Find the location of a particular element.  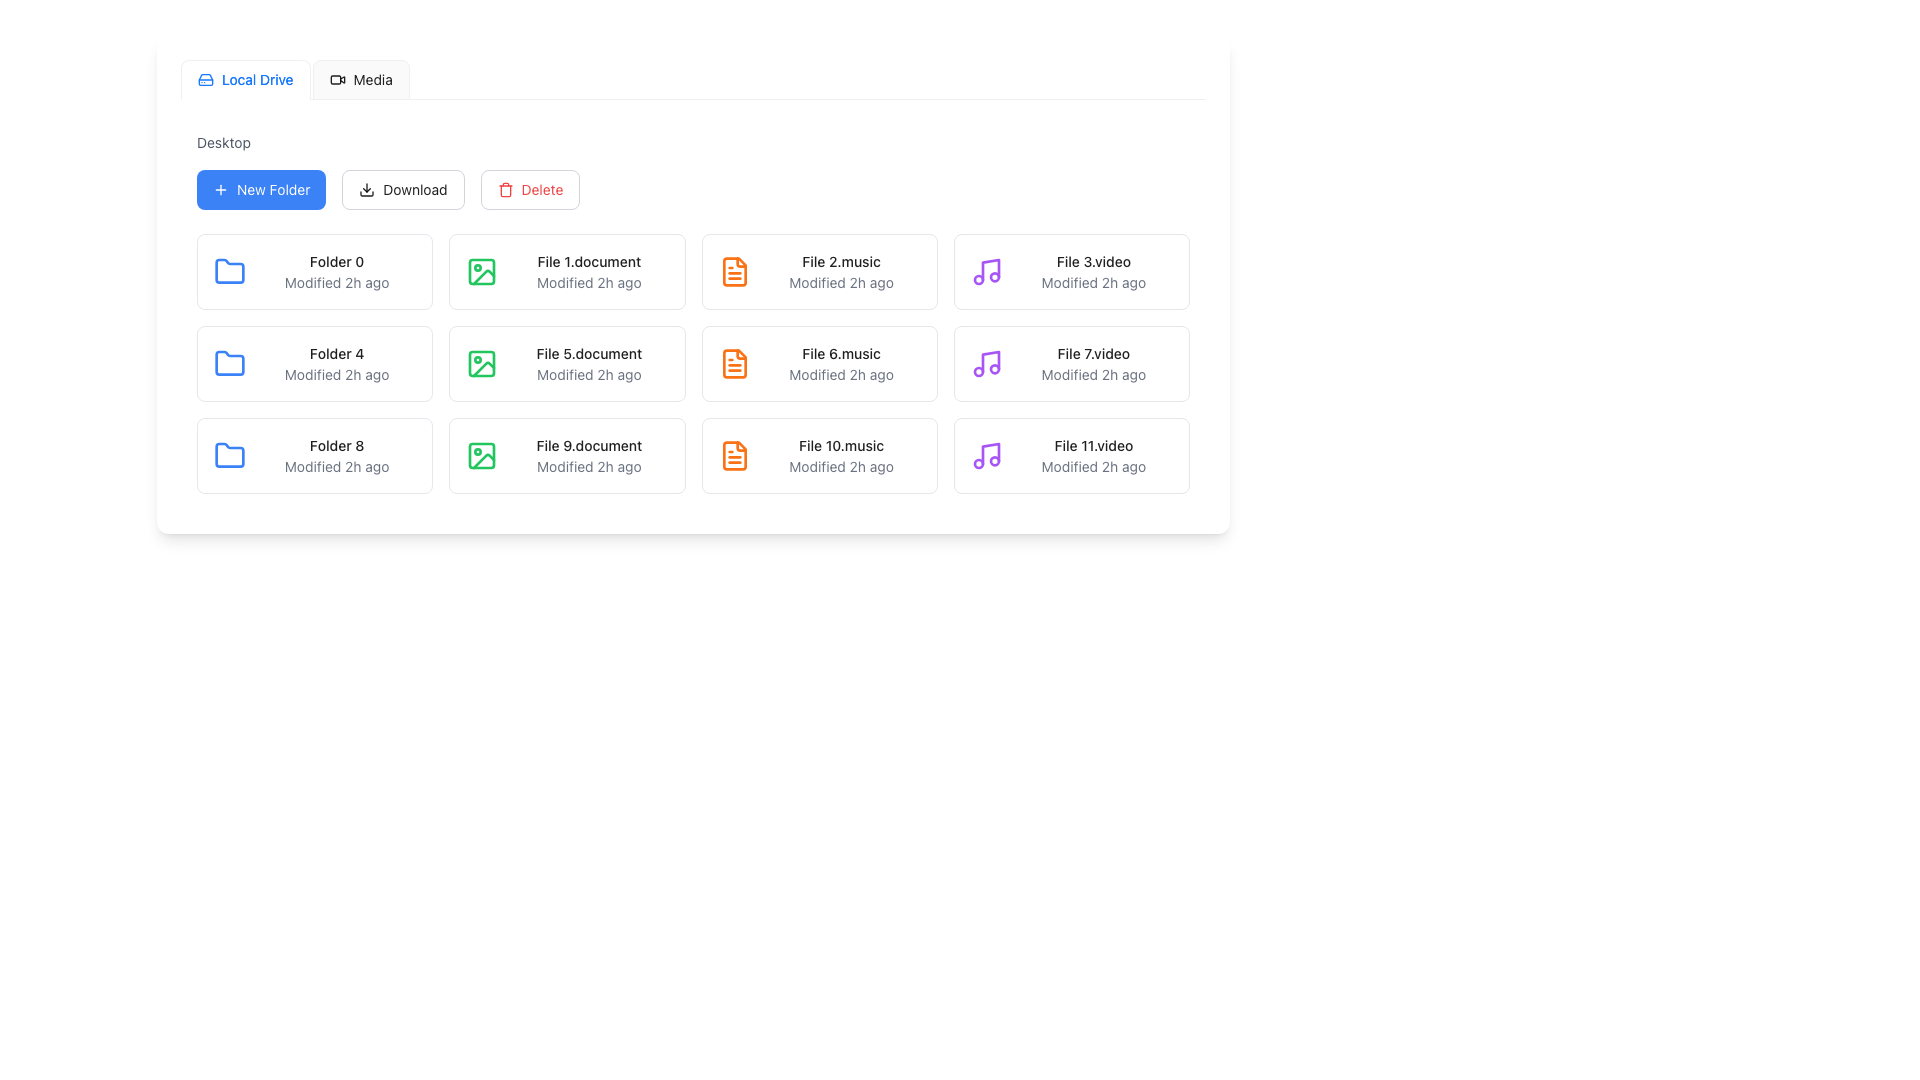

the button representing the file named 'File 2.music' is located at coordinates (819, 272).